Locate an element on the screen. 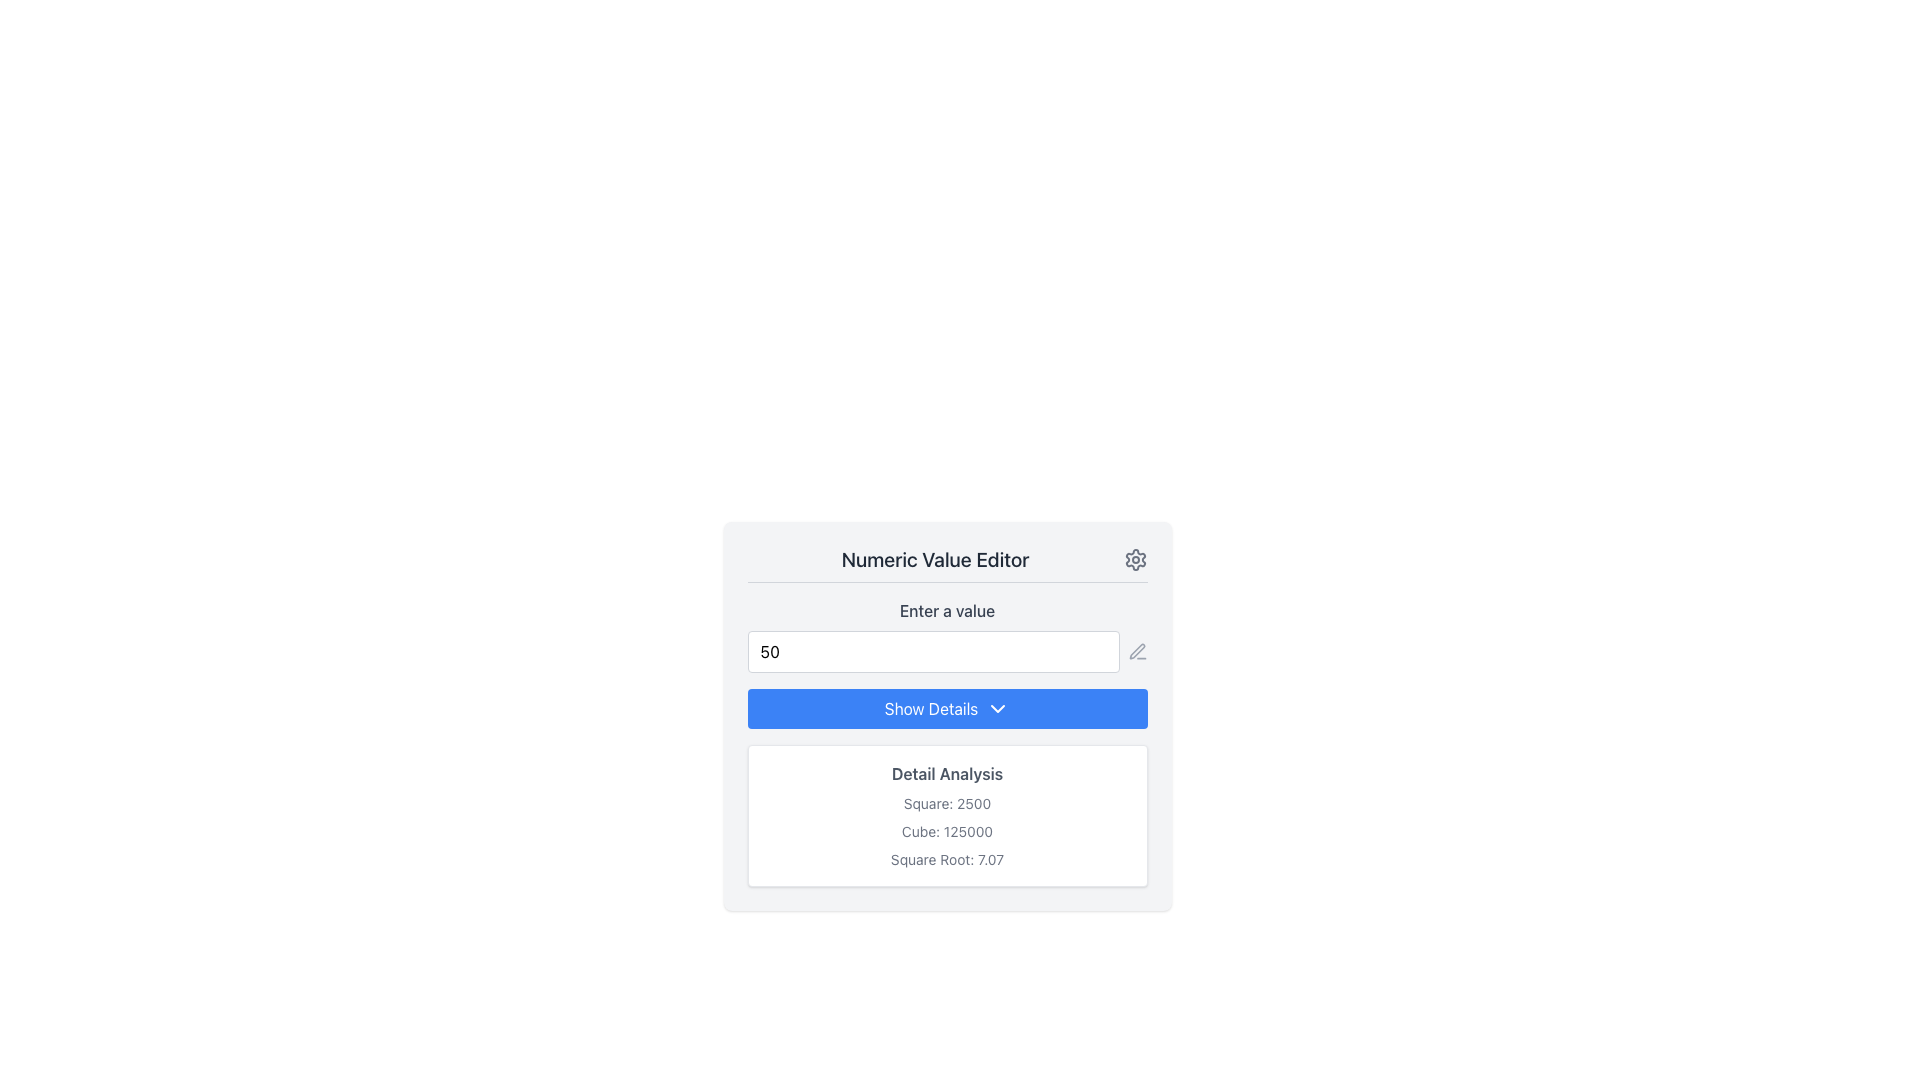 The width and height of the screenshot is (1920, 1080). the Informational Display box with rounded corners and a white background, located beneath the 'Show Details' button, which contains the header 'Detail Analysis' and values for Square, Cube, and Square Root is located at coordinates (946, 816).